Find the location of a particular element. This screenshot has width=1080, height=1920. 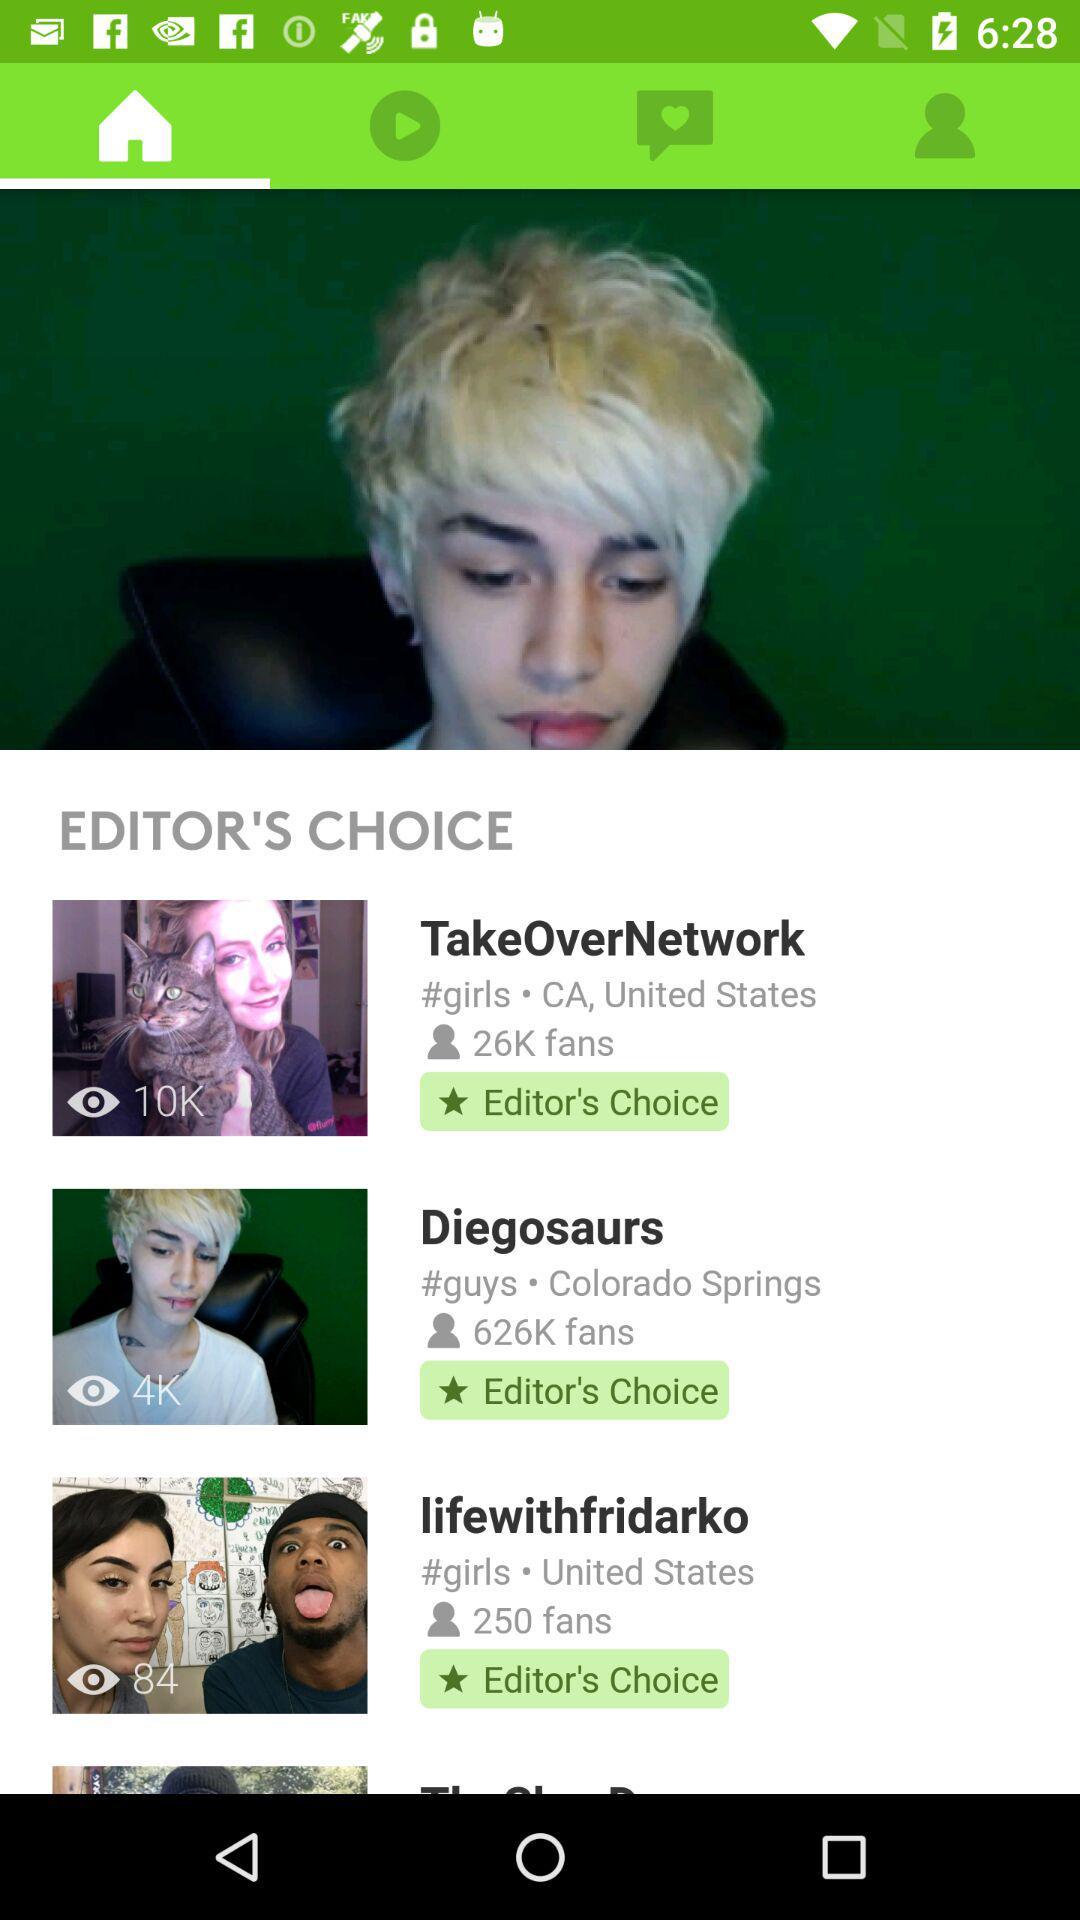

image is located at coordinates (540, 468).